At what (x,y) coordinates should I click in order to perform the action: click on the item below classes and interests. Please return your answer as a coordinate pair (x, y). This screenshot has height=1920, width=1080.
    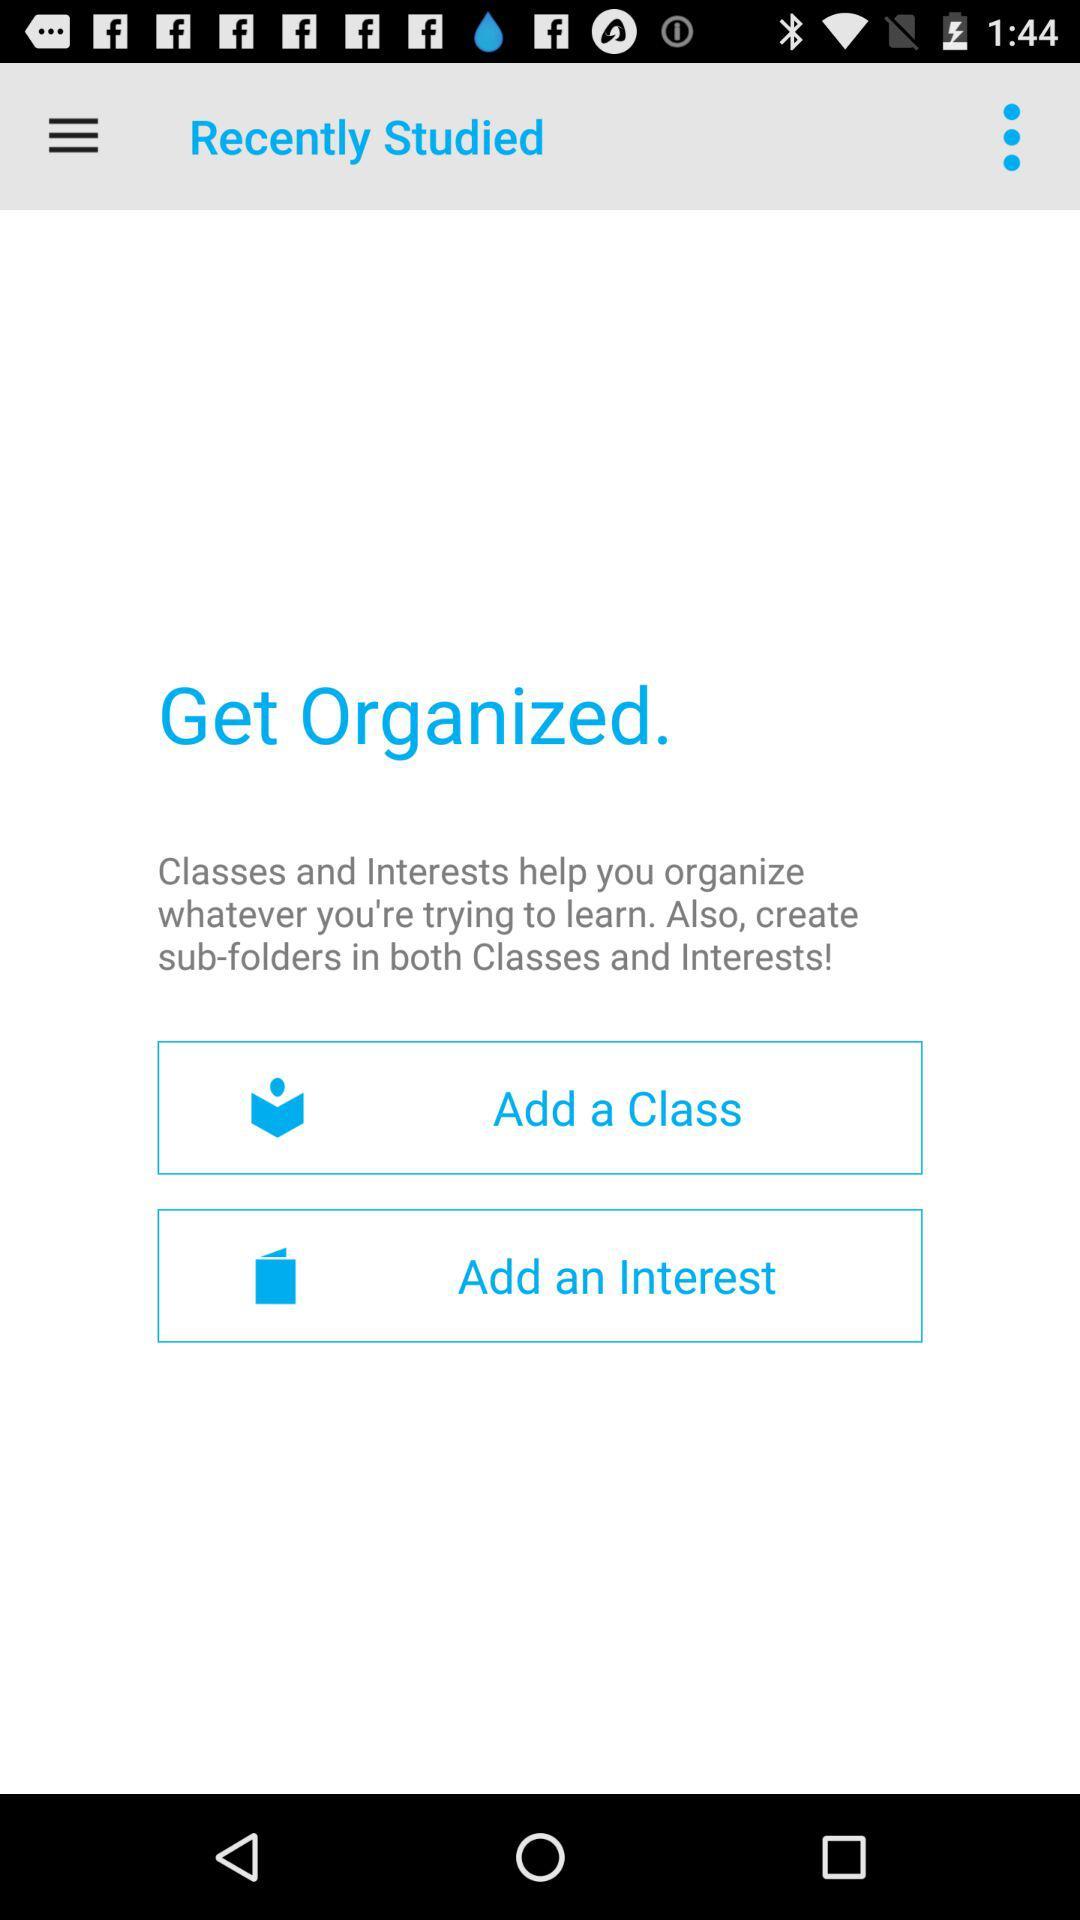
    Looking at the image, I should click on (540, 1106).